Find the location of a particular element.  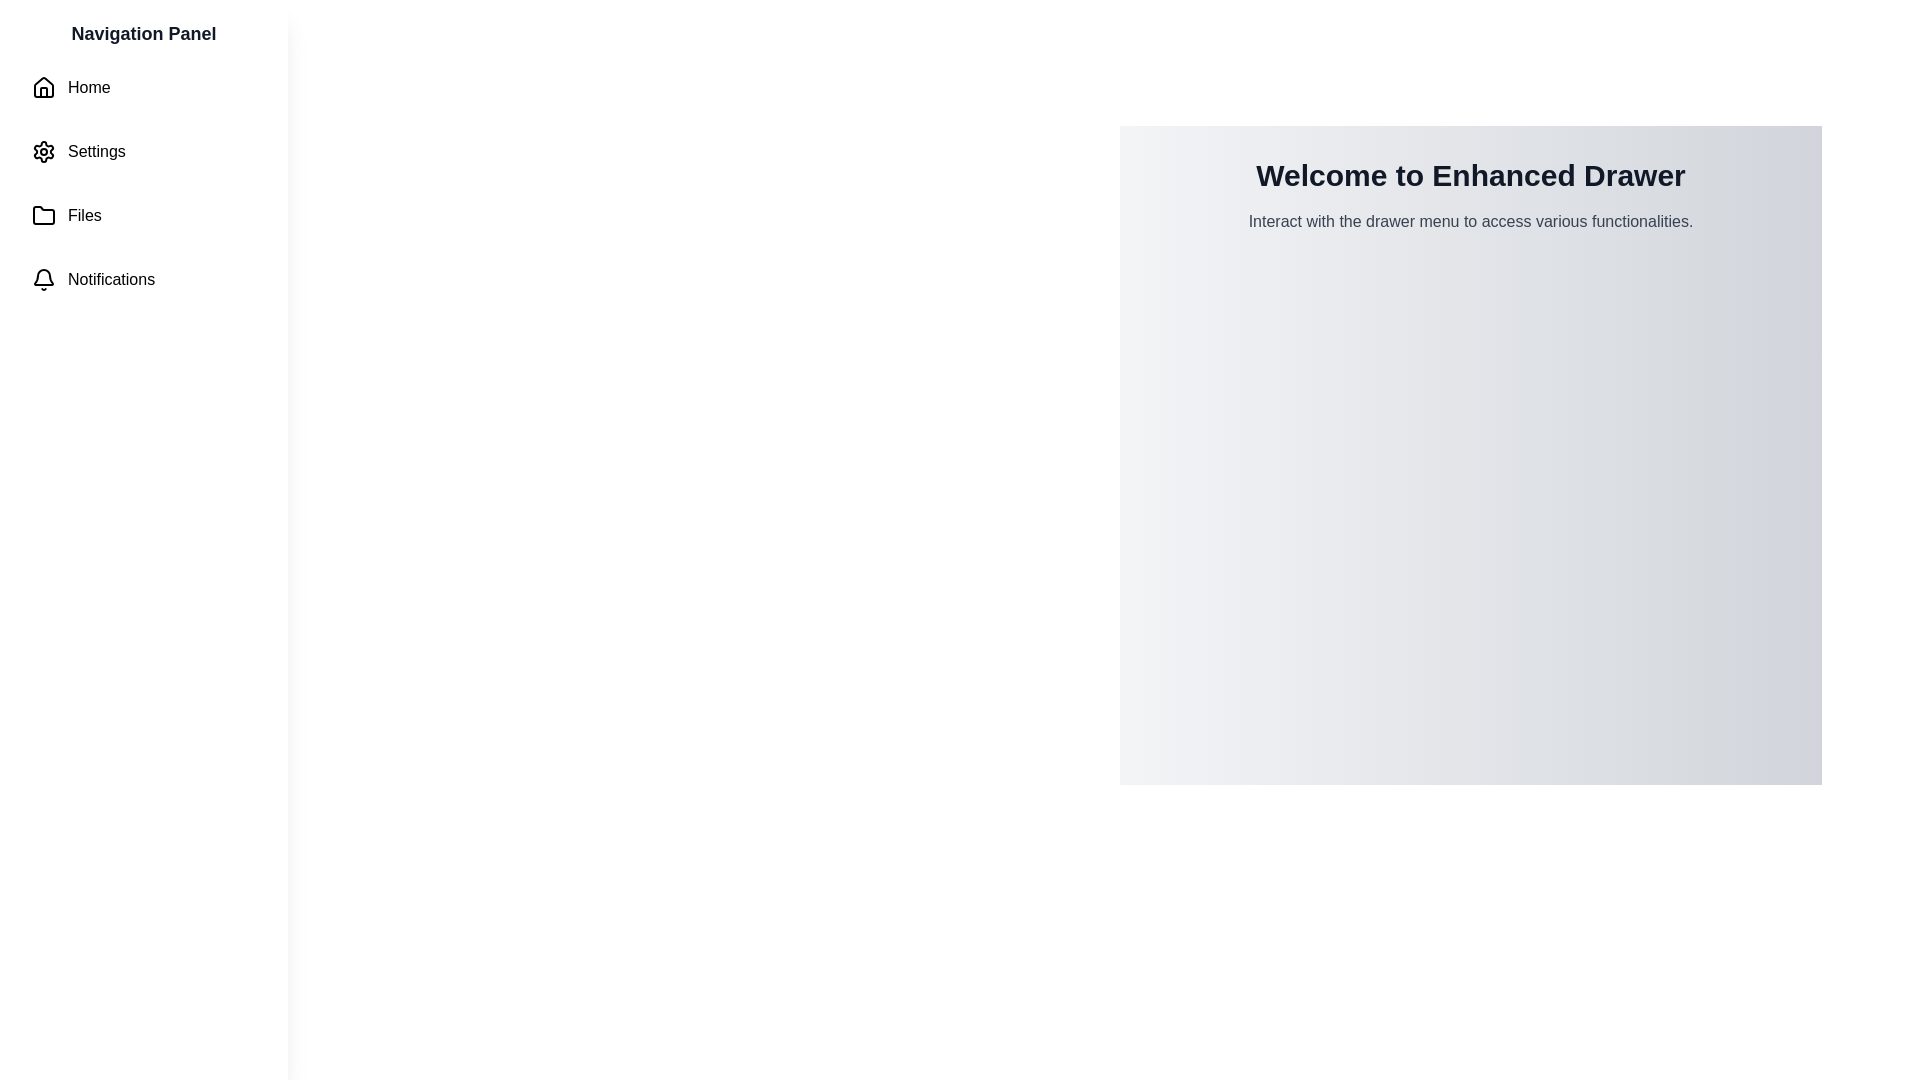

the static text label in the left-side navigation drawer, which serves as the header for the navigation menu is located at coordinates (143, 34).